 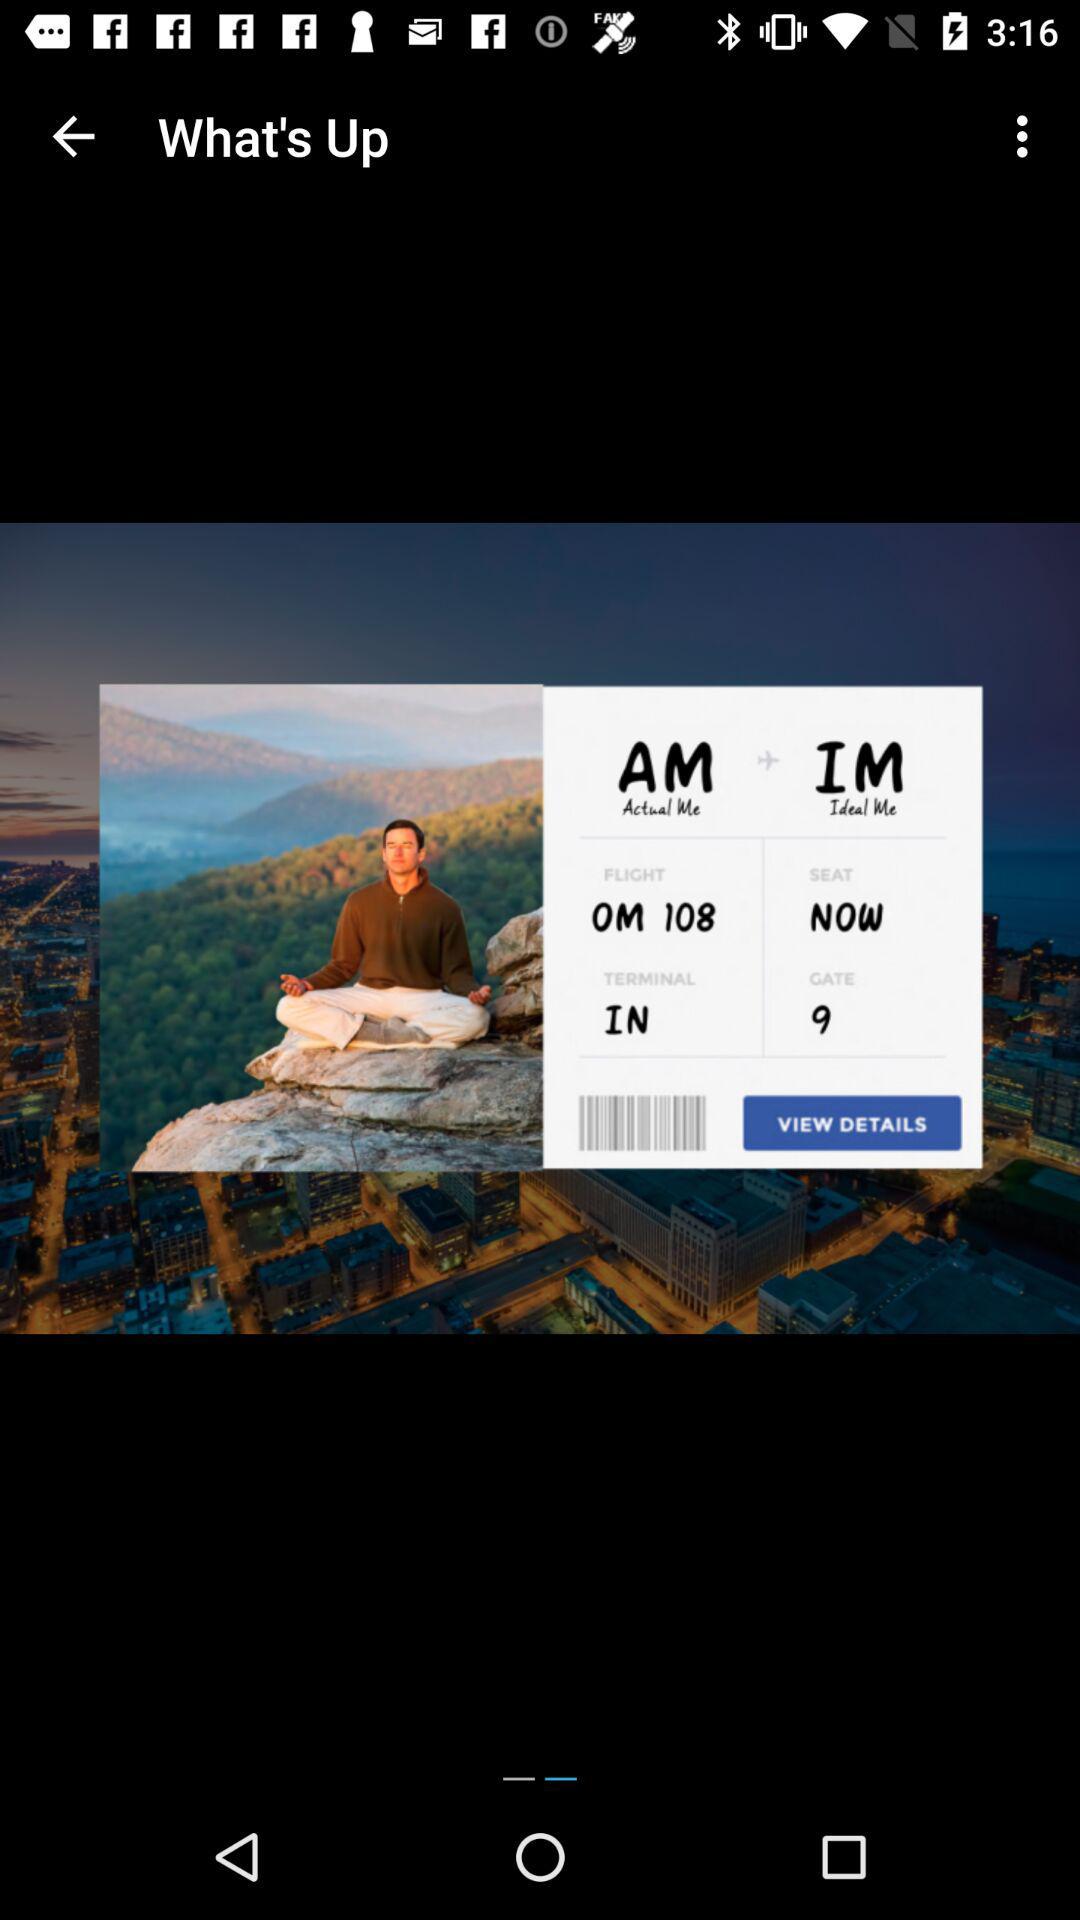 I want to click on app next to what's up item, so click(x=1027, y=135).